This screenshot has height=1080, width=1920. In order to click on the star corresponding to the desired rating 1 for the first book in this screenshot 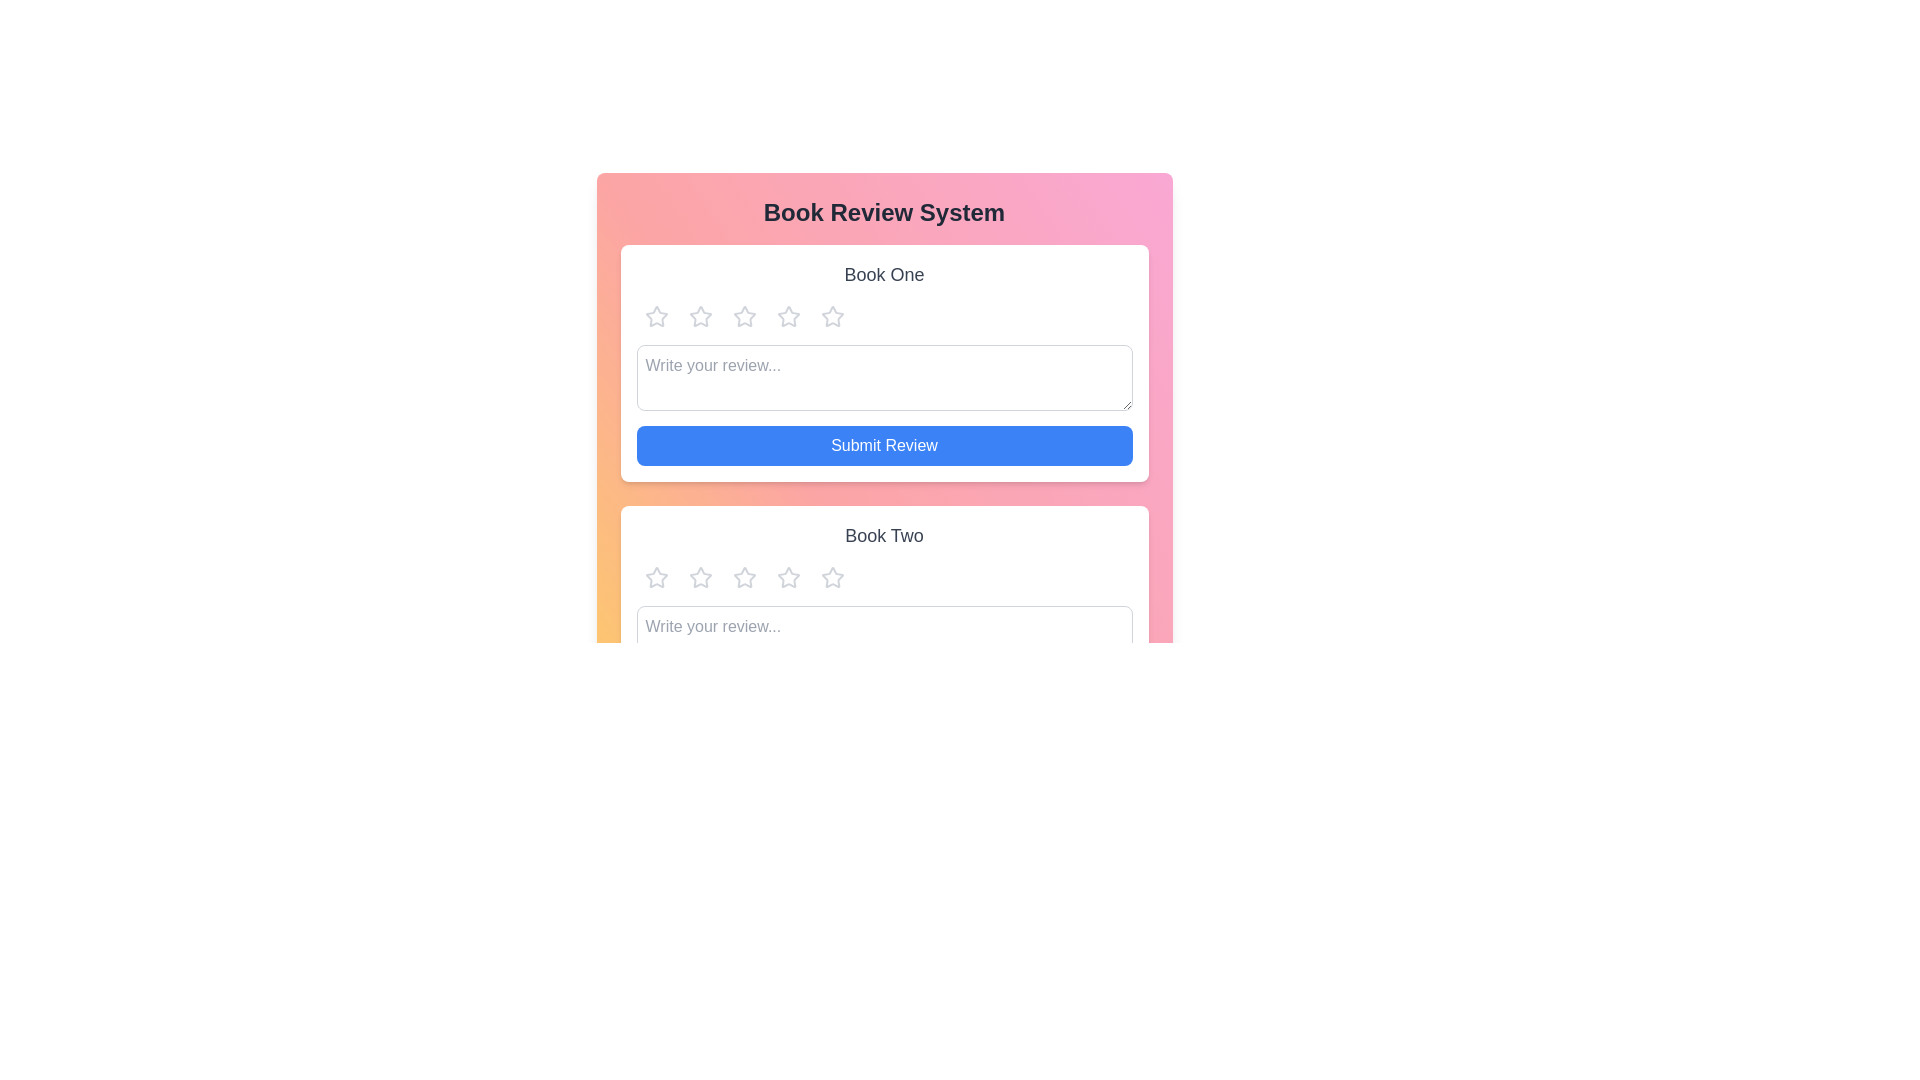, I will do `click(656, 315)`.